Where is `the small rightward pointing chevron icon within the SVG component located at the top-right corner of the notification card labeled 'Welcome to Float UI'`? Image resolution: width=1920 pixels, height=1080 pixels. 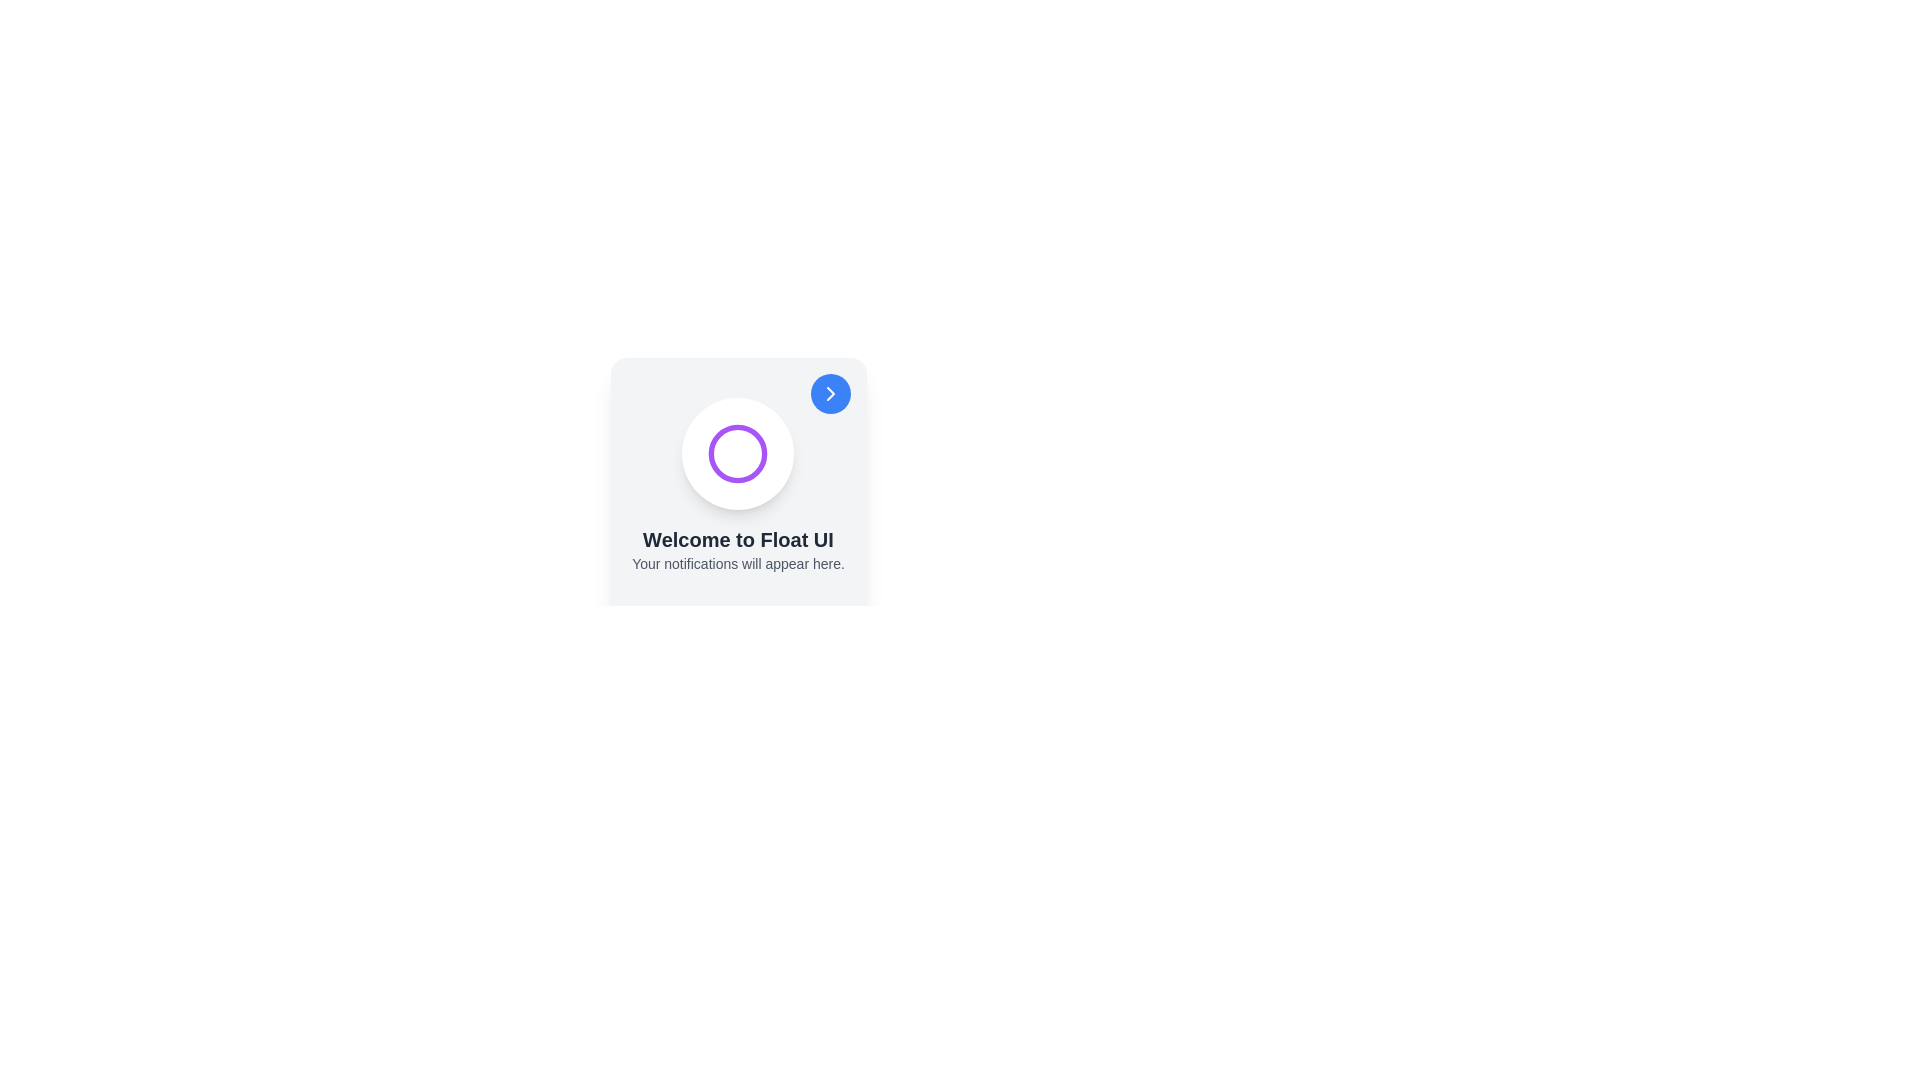
the small rightward pointing chevron icon within the SVG component located at the top-right corner of the notification card labeled 'Welcome to Float UI' is located at coordinates (830, 393).